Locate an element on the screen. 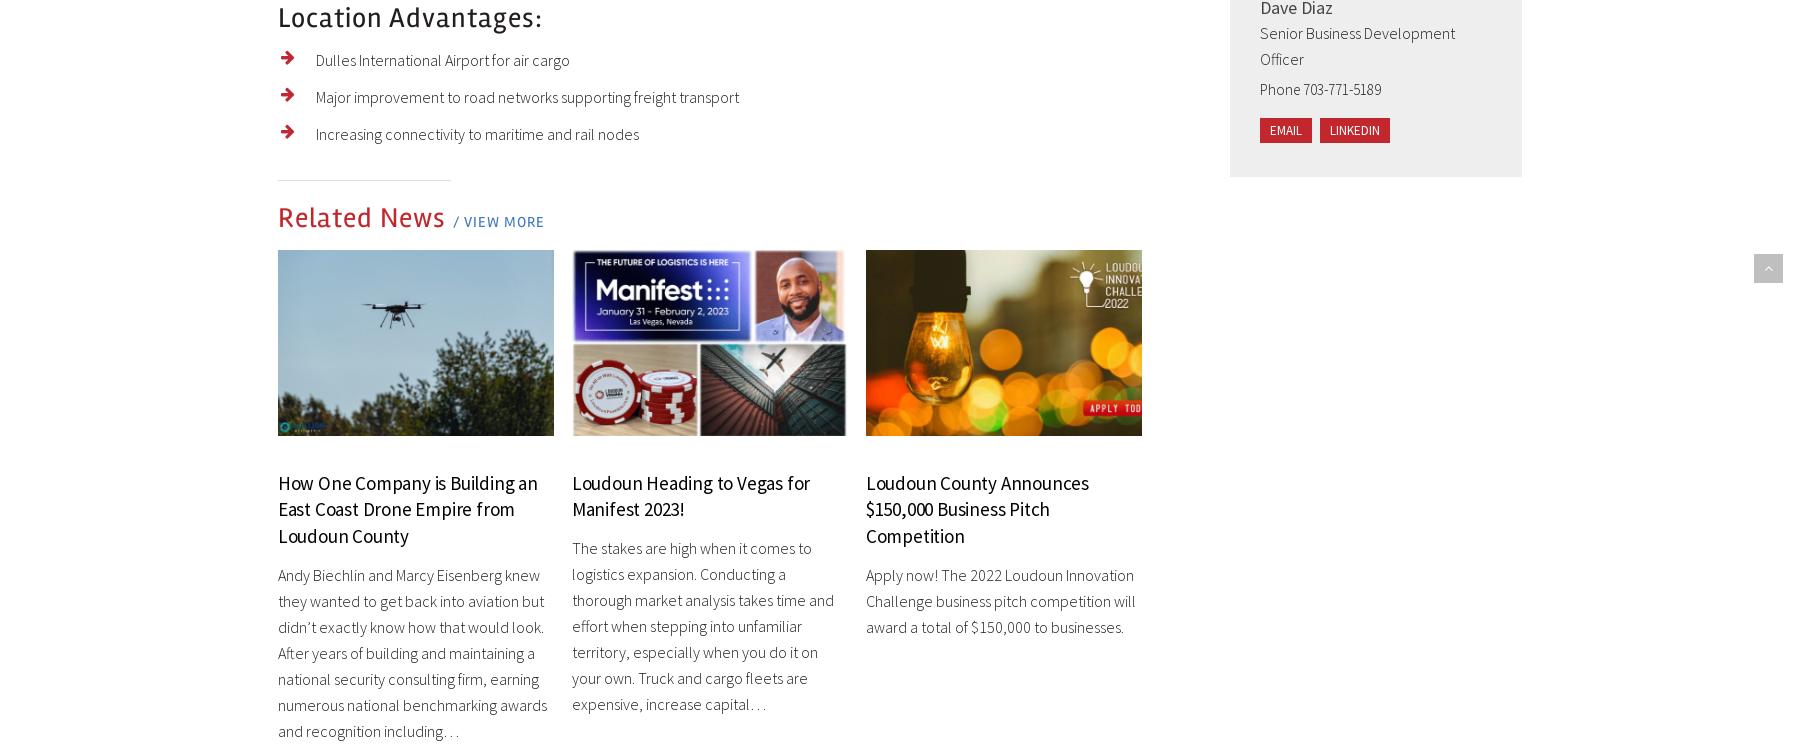 The image size is (1800, 747). 'Major improvement to road networks supporting freight transport' is located at coordinates (525, 95).